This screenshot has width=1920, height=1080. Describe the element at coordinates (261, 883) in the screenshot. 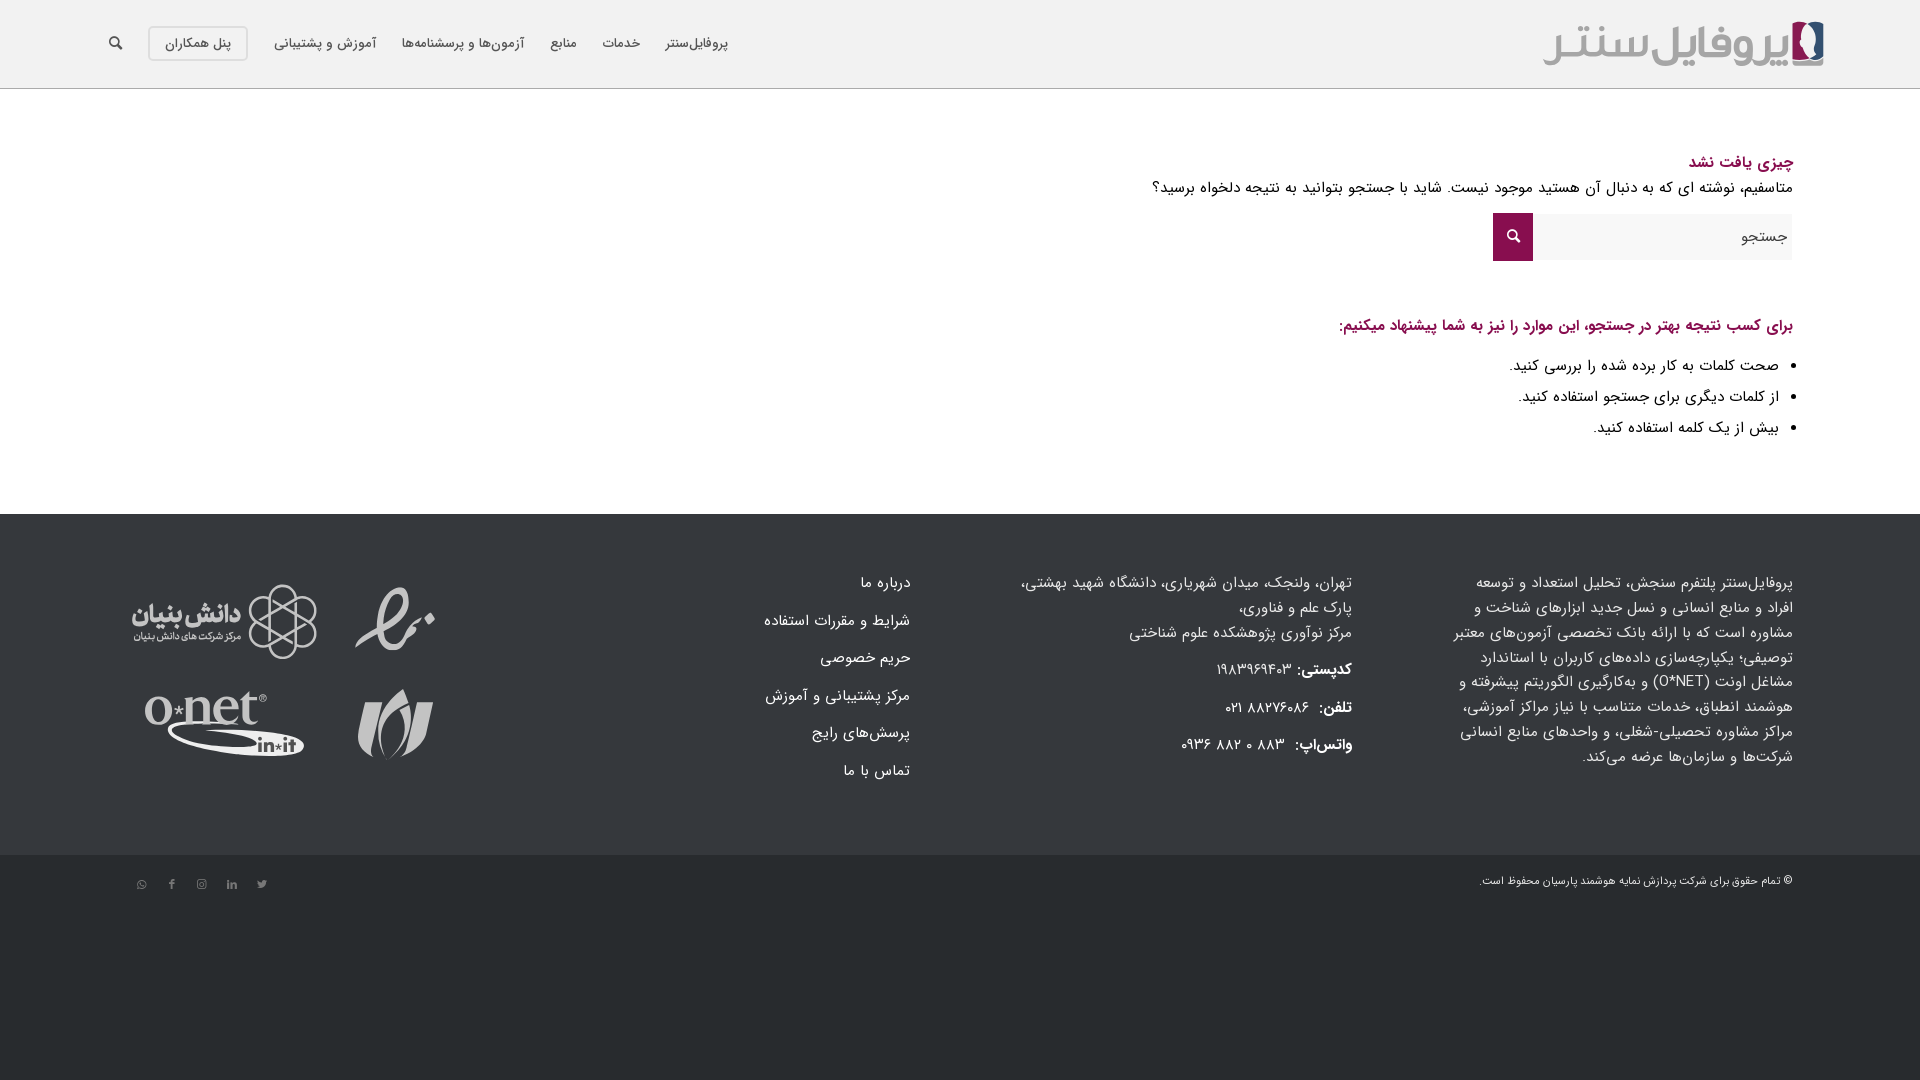

I see `'Twitter'` at that location.